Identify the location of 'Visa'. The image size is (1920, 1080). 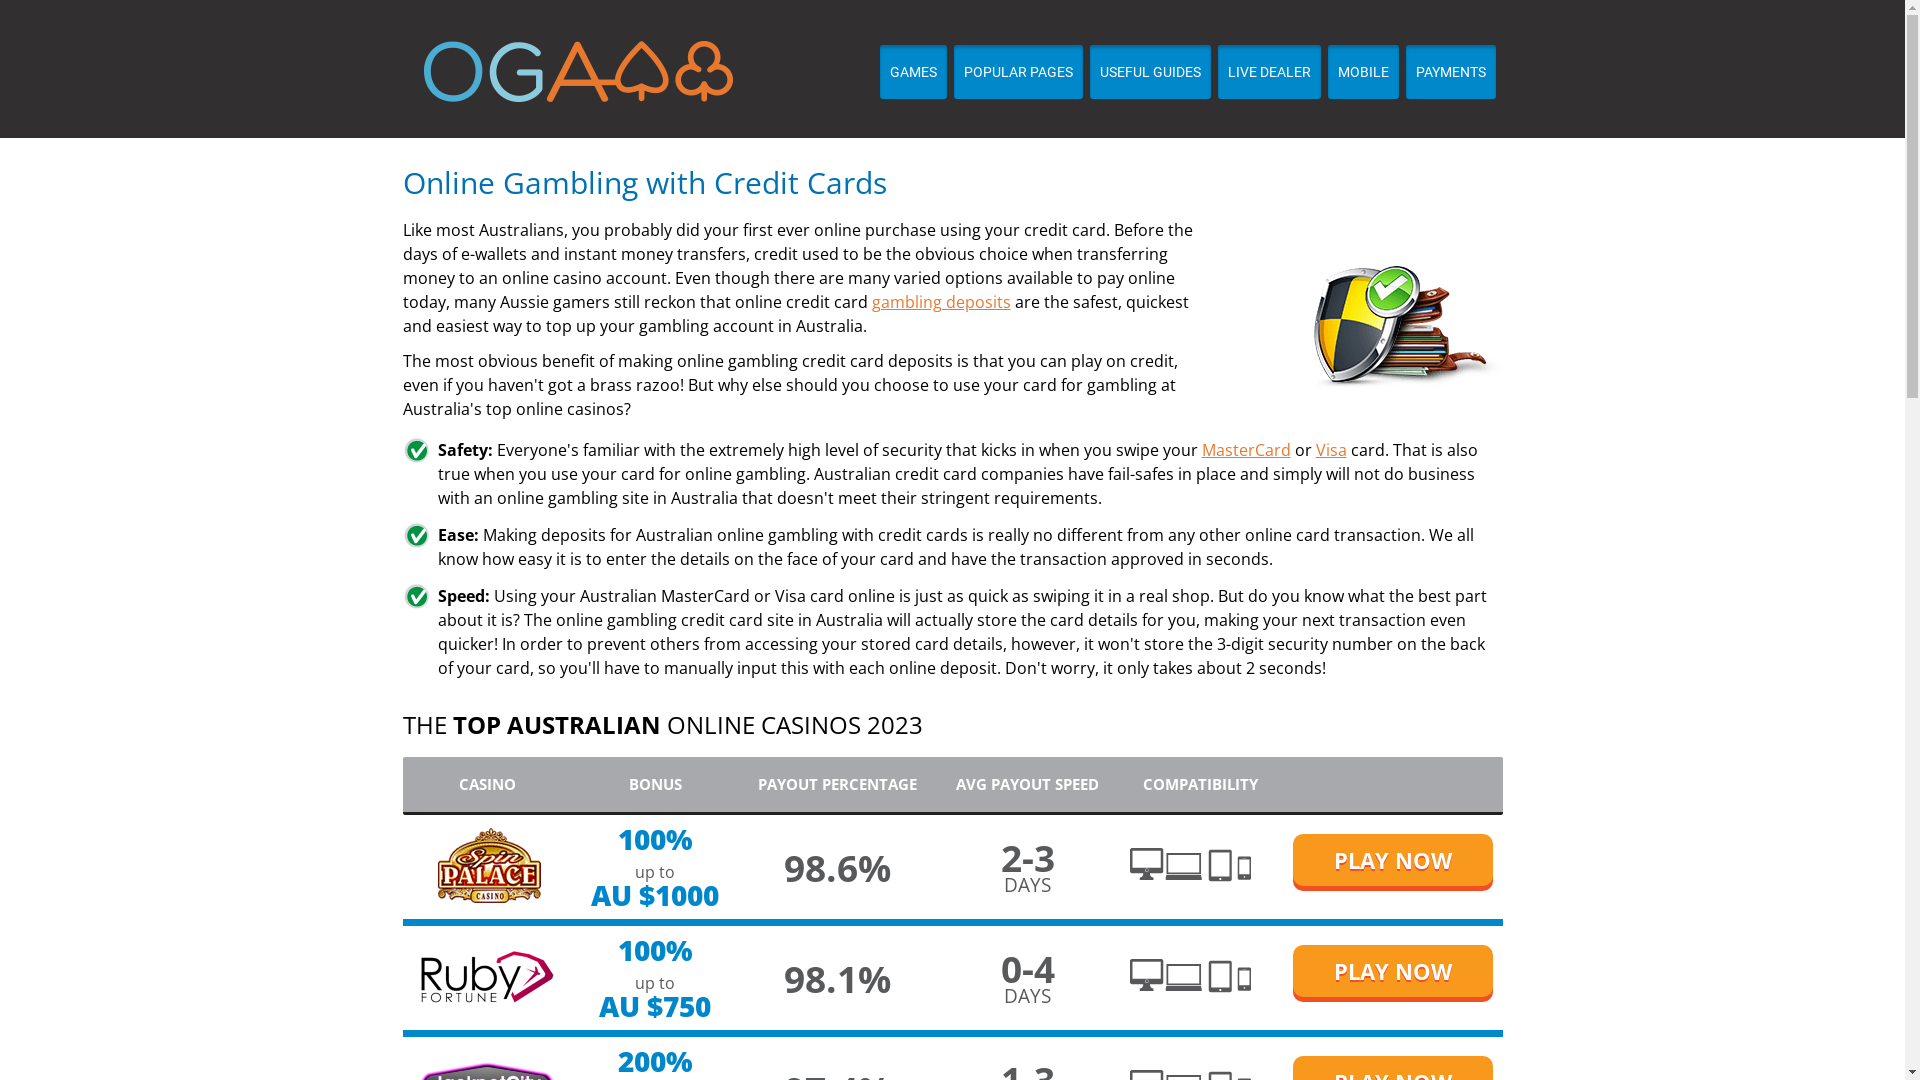
(1331, 450).